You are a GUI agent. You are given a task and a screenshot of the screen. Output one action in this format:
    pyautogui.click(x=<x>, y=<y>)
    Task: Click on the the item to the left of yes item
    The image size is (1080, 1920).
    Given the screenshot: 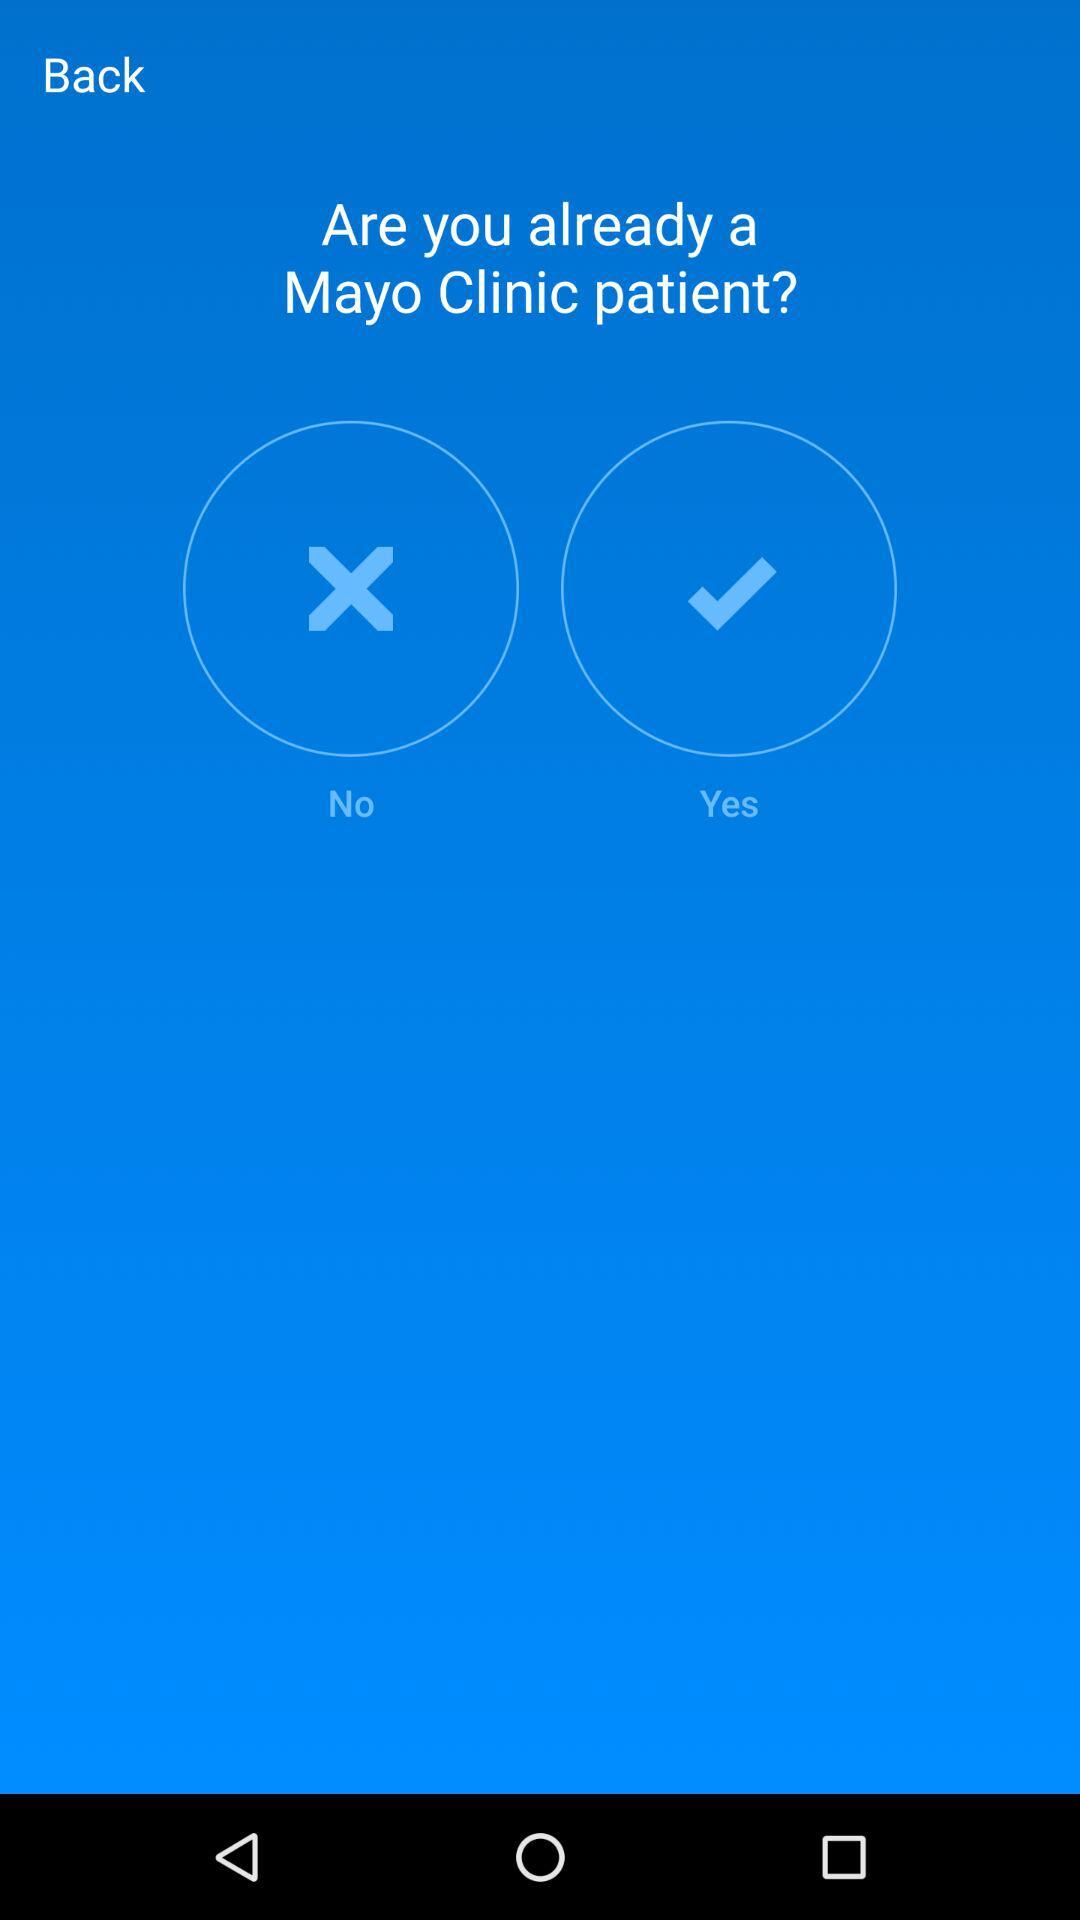 What is the action you would take?
    pyautogui.click(x=350, y=623)
    